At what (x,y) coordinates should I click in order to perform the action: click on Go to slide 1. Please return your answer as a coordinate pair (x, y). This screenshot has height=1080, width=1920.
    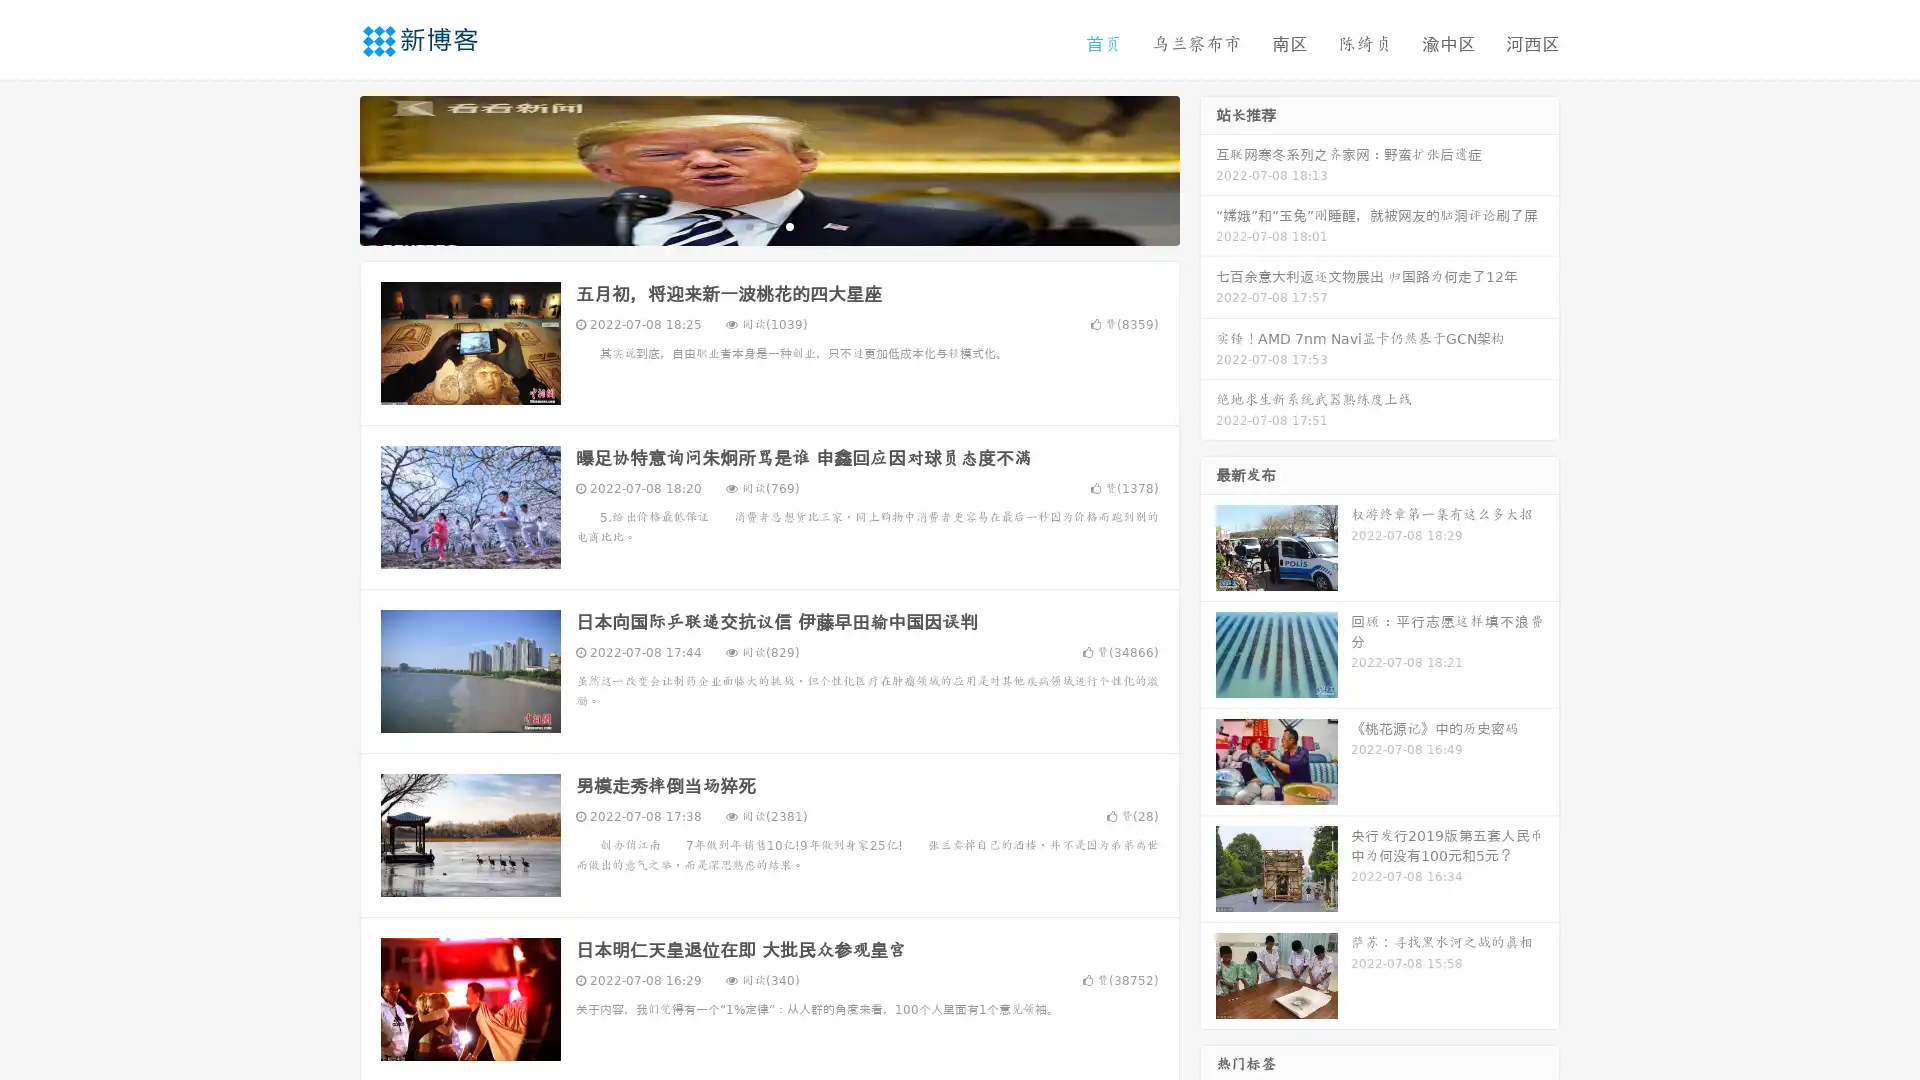
    Looking at the image, I should click on (748, 225).